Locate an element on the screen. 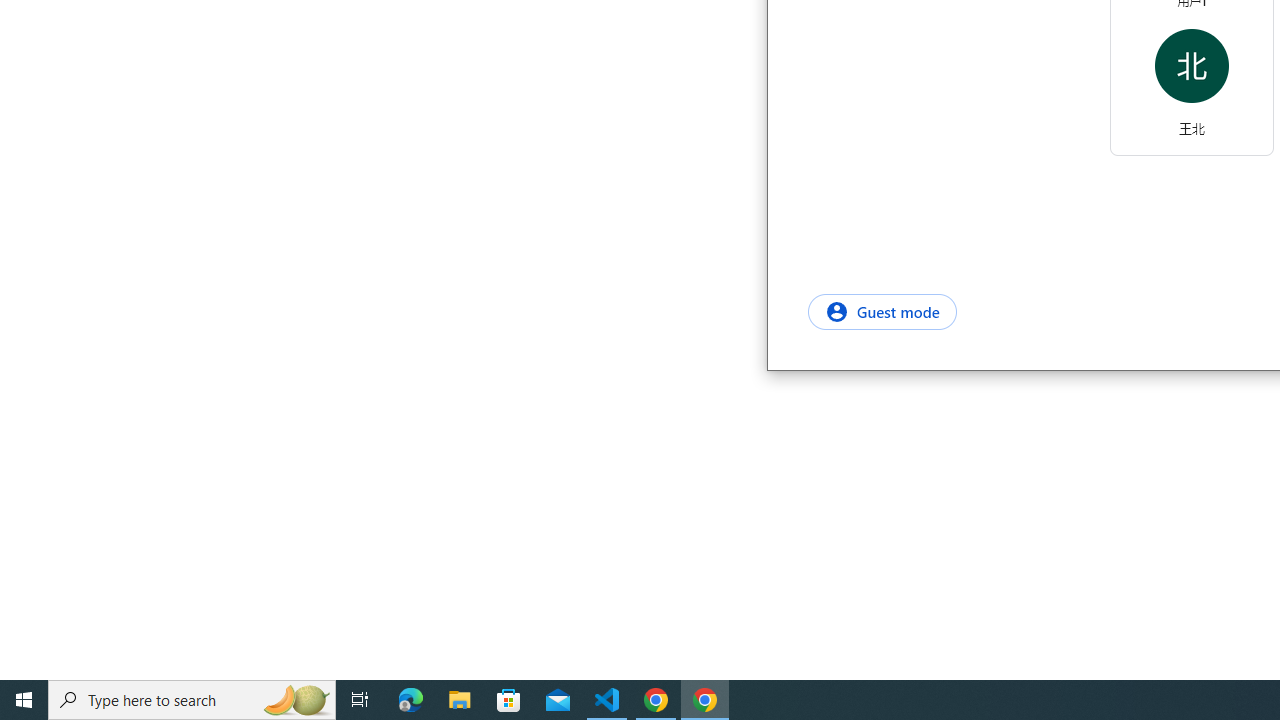  'Google Chrome - 1 running window' is located at coordinates (705, 698).